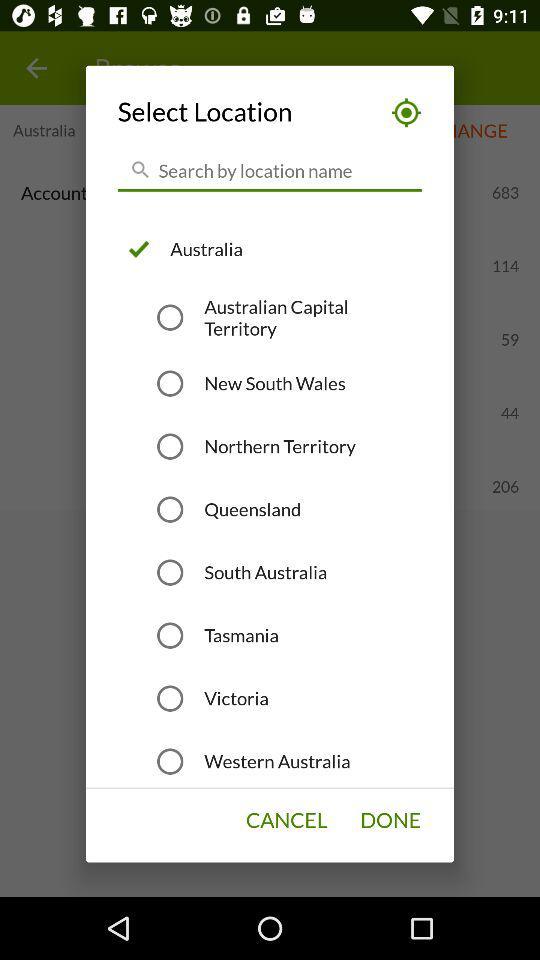  I want to click on the tasmania icon, so click(241, 634).